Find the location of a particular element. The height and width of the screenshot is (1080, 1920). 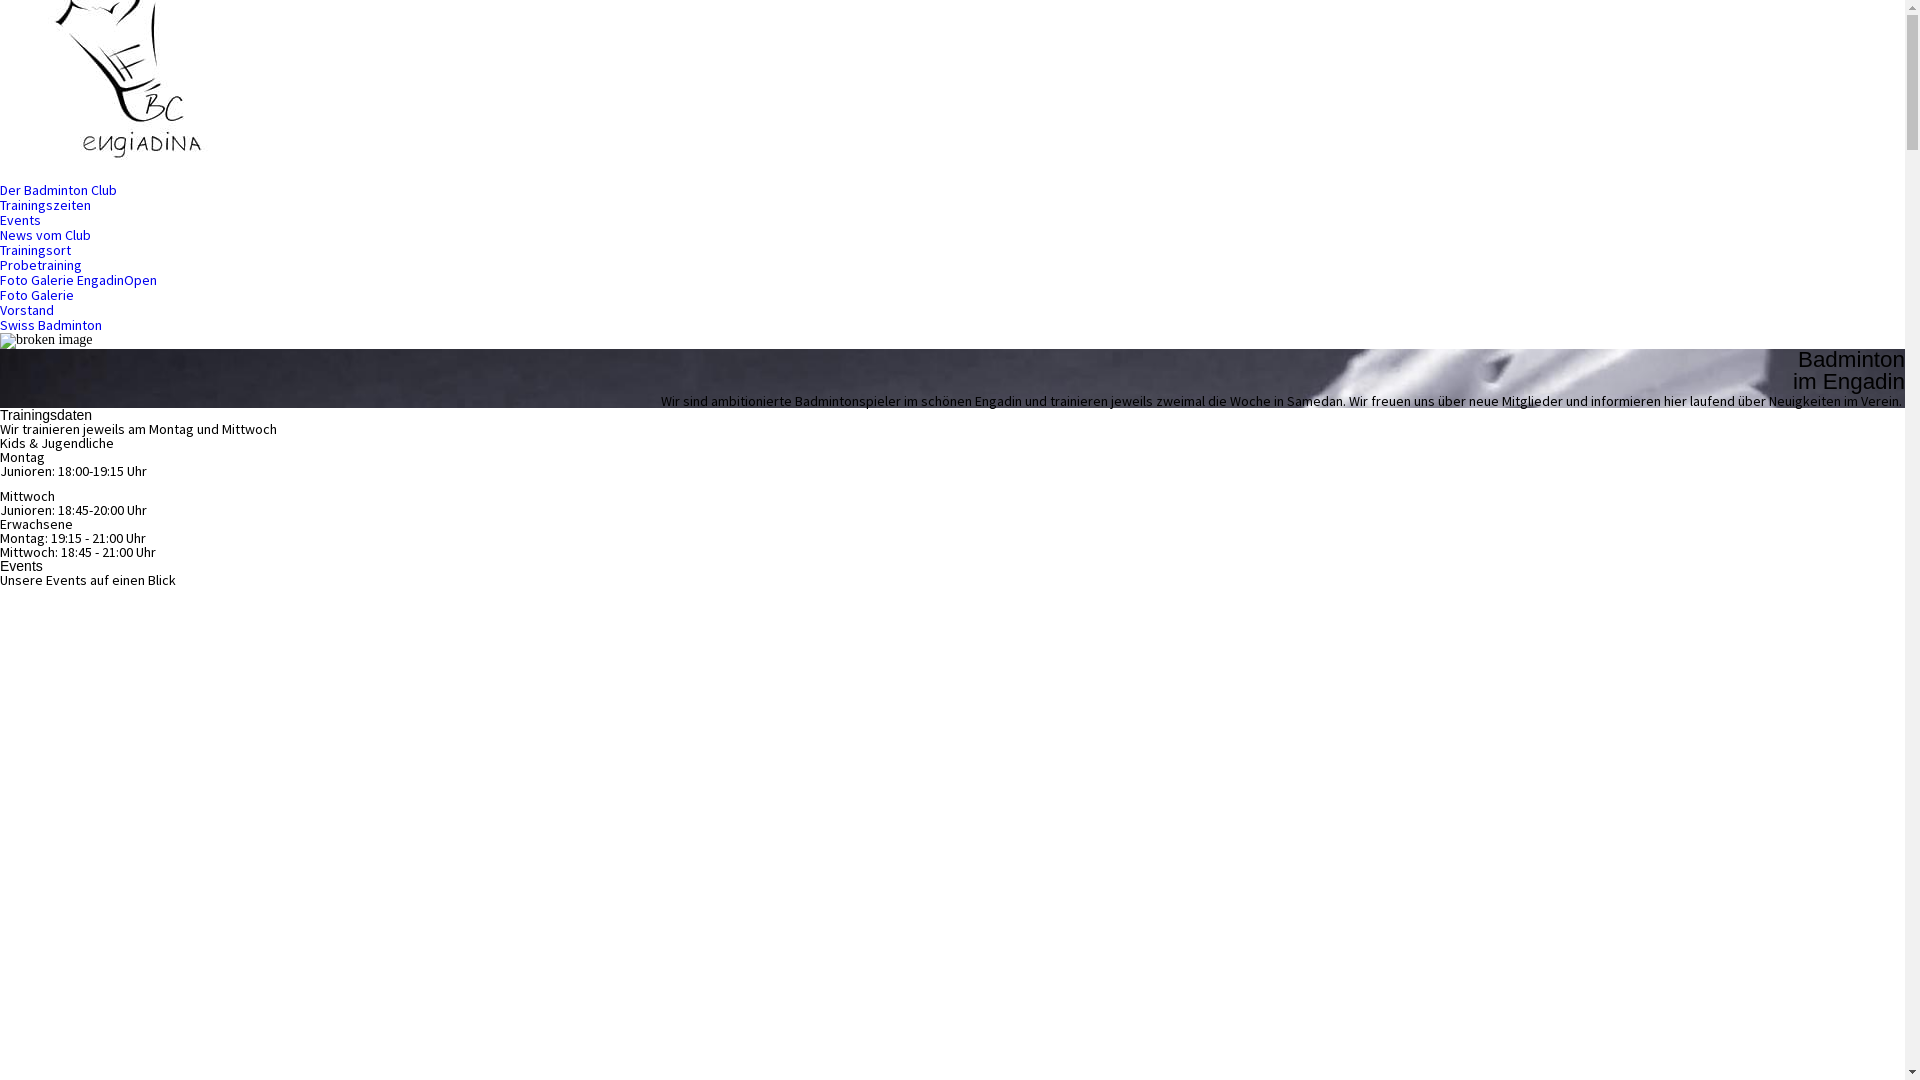

'Foto Galerie' is located at coordinates (37, 295).